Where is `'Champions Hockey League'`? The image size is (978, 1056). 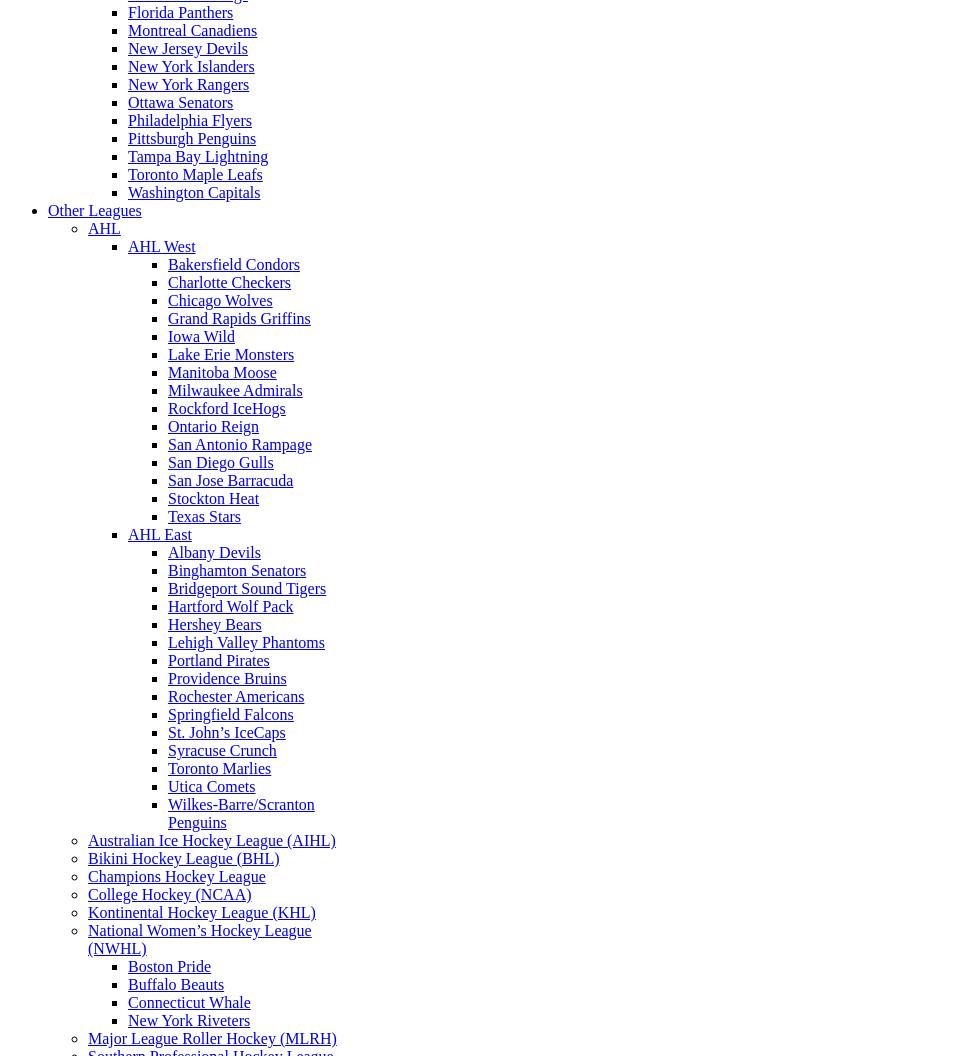
'Champions Hockey League' is located at coordinates (176, 875).